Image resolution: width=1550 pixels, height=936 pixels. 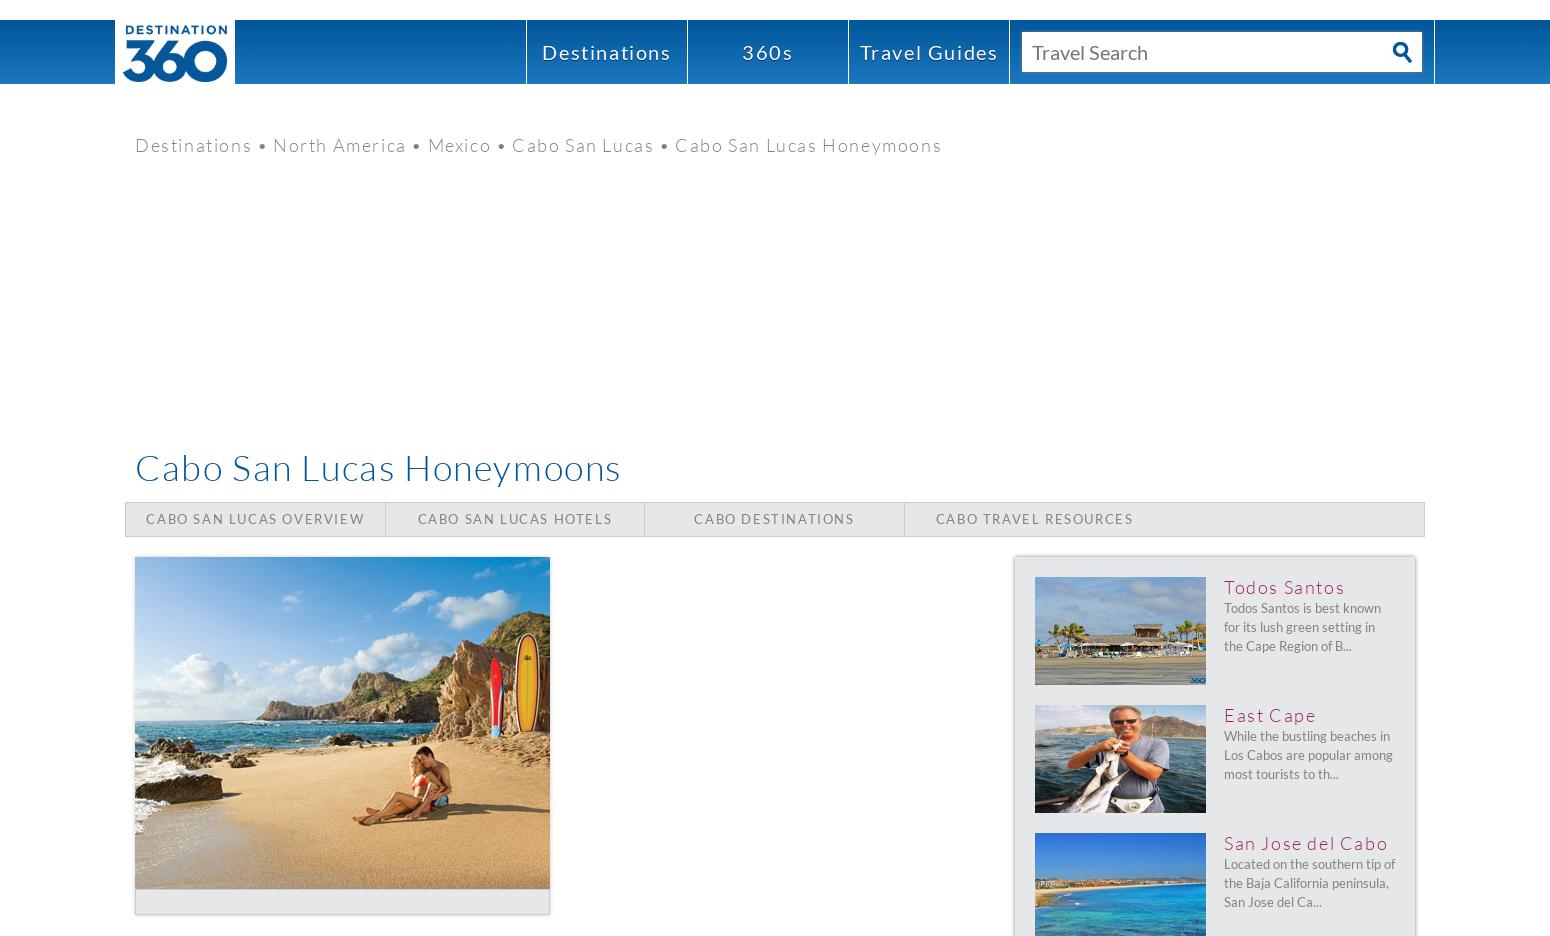 I want to click on 'North America', so click(x=338, y=144).